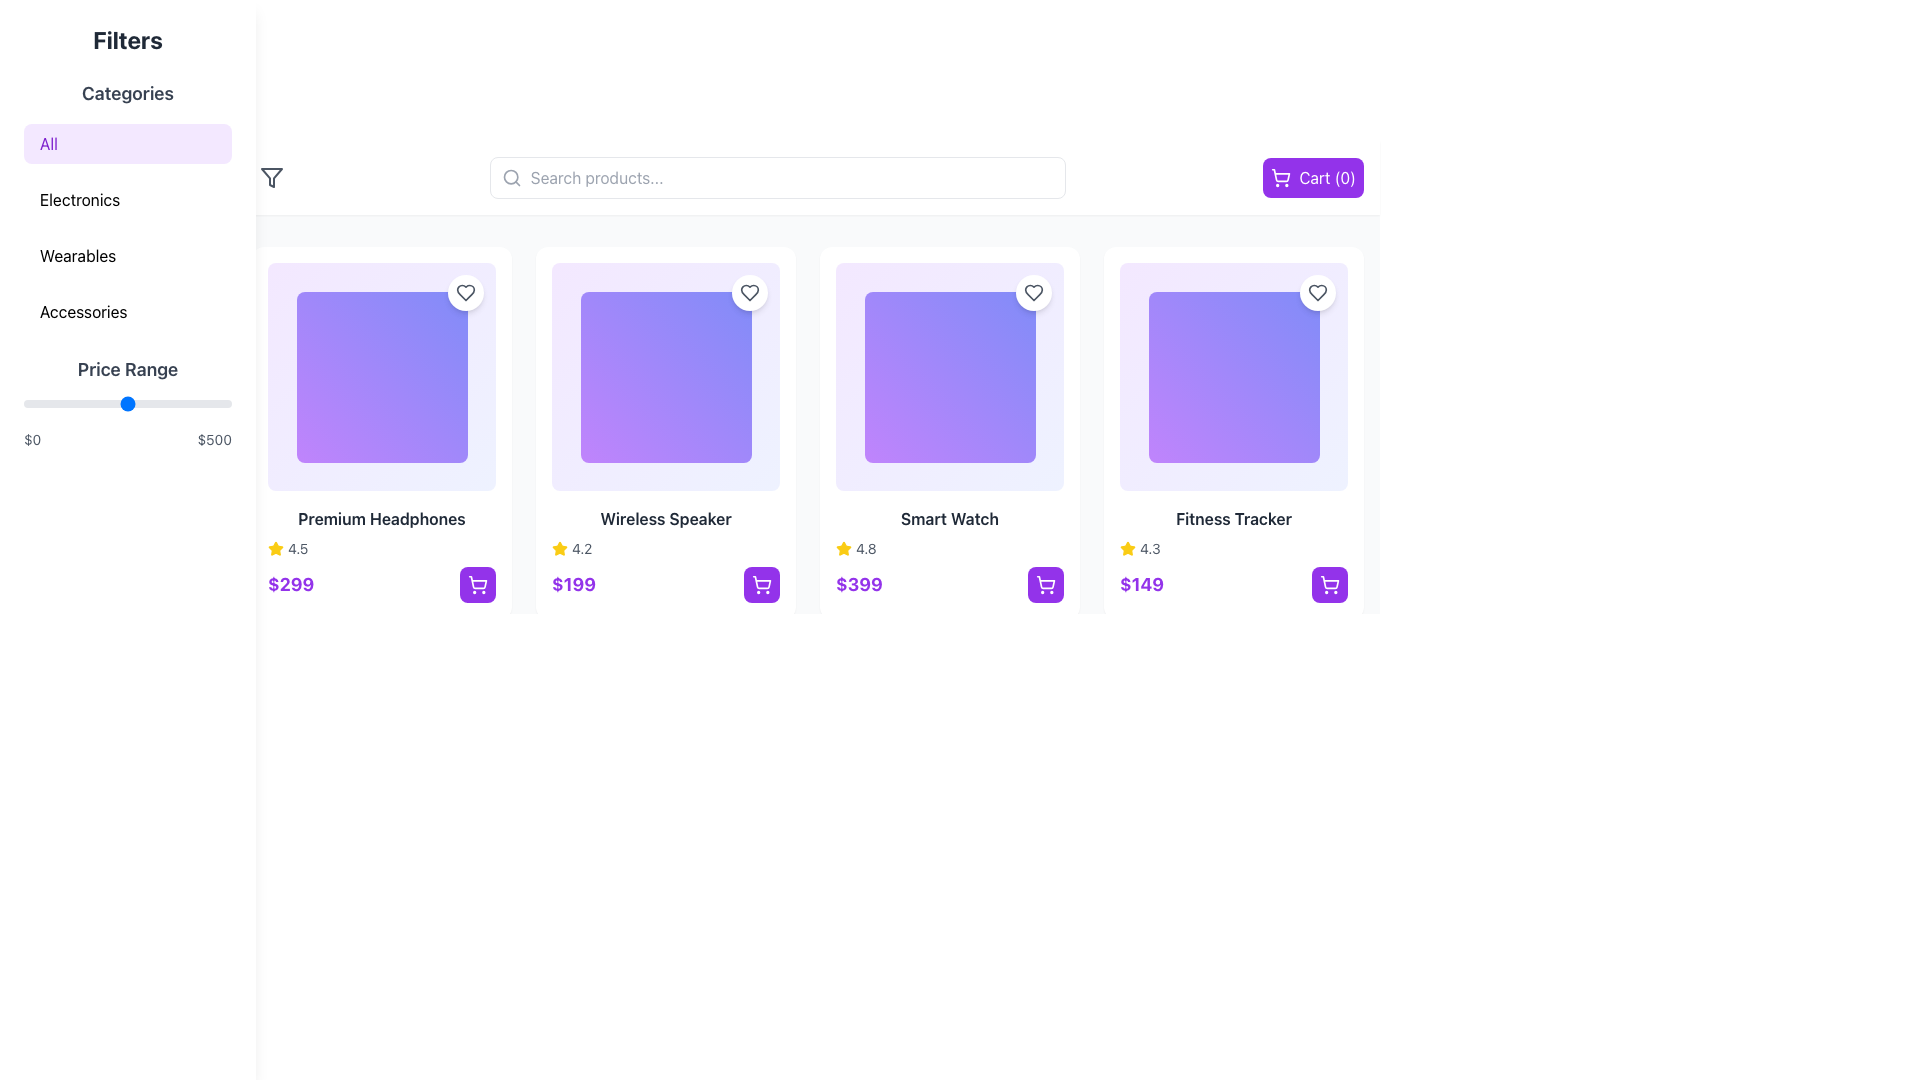 Image resolution: width=1920 pixels, height=1080 pixels. What do you see at coordinates (859, 585) in the screenshot?
I see `price information displayed in the leftmost text label under the product image and rating stars of the 'Smart Watch' card` at bounding box center [859, 585].